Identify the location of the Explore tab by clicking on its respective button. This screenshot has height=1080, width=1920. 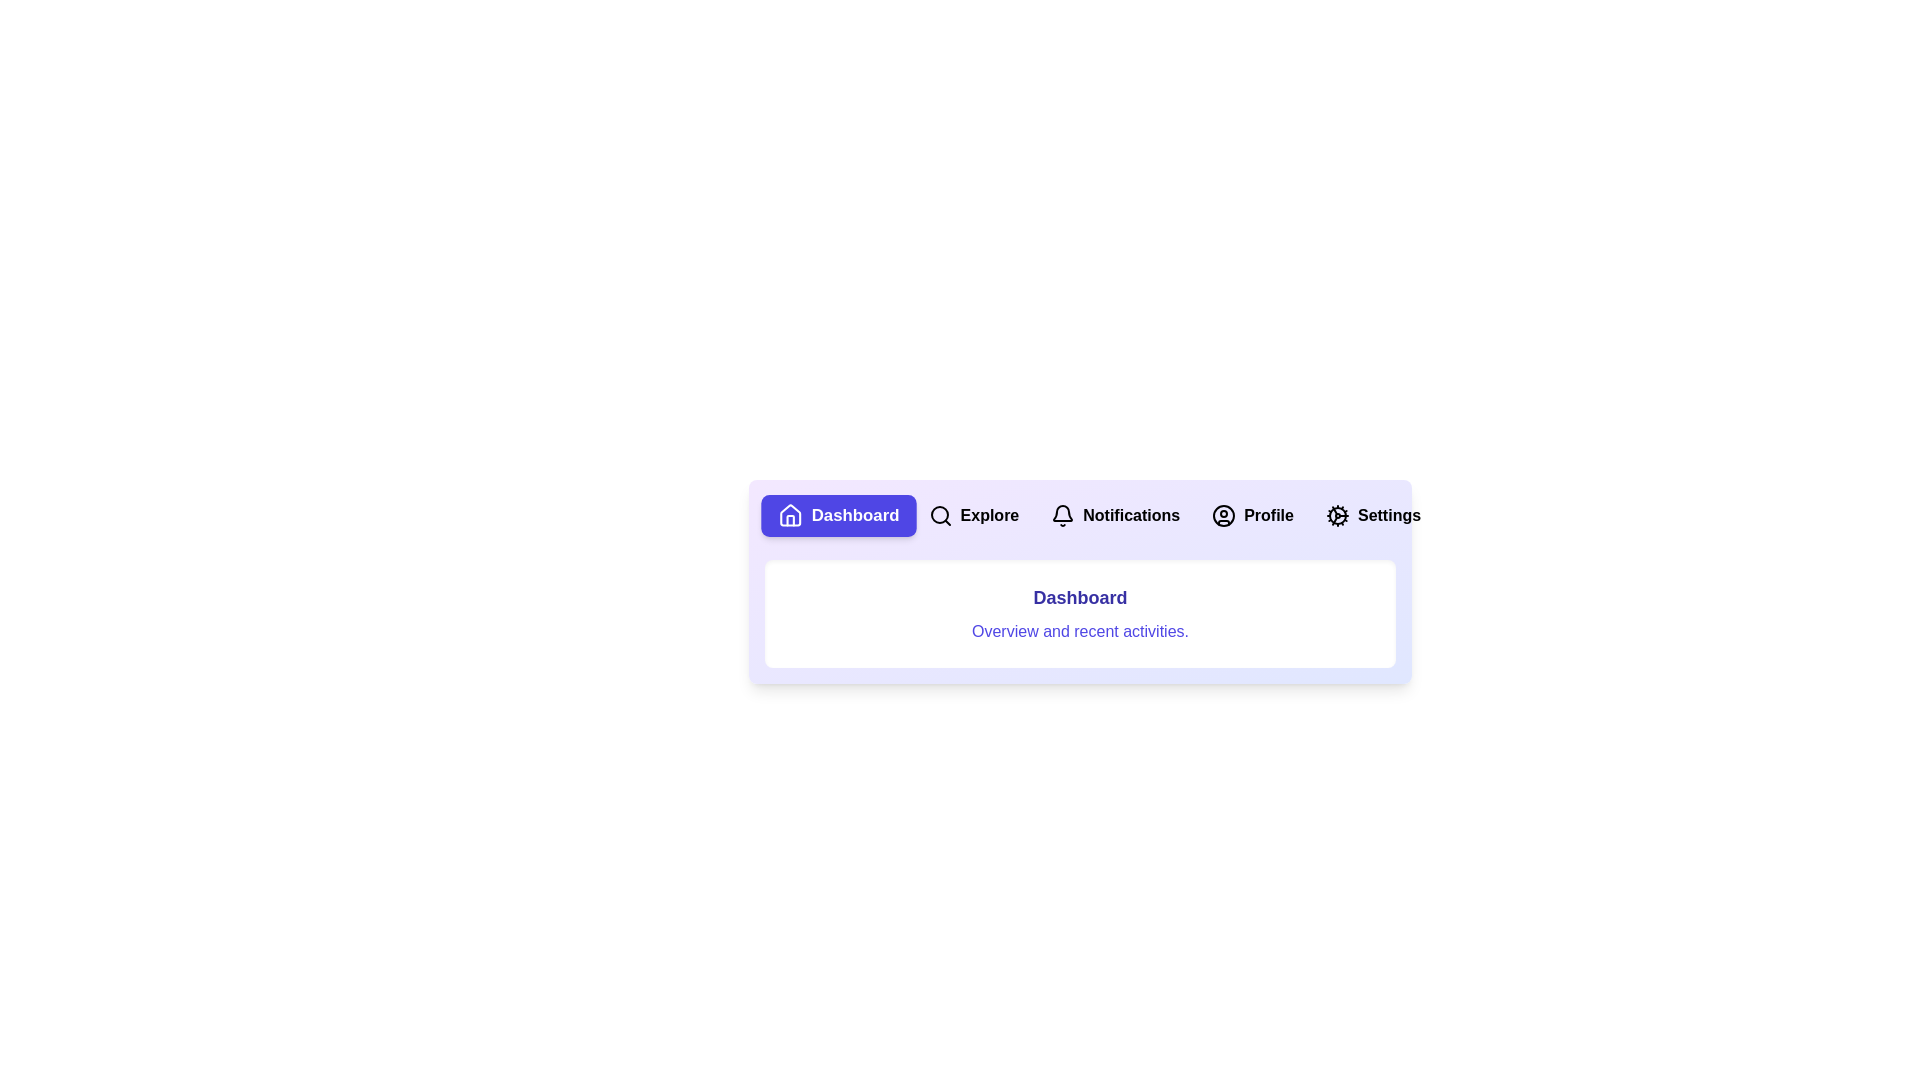
(973, 515).